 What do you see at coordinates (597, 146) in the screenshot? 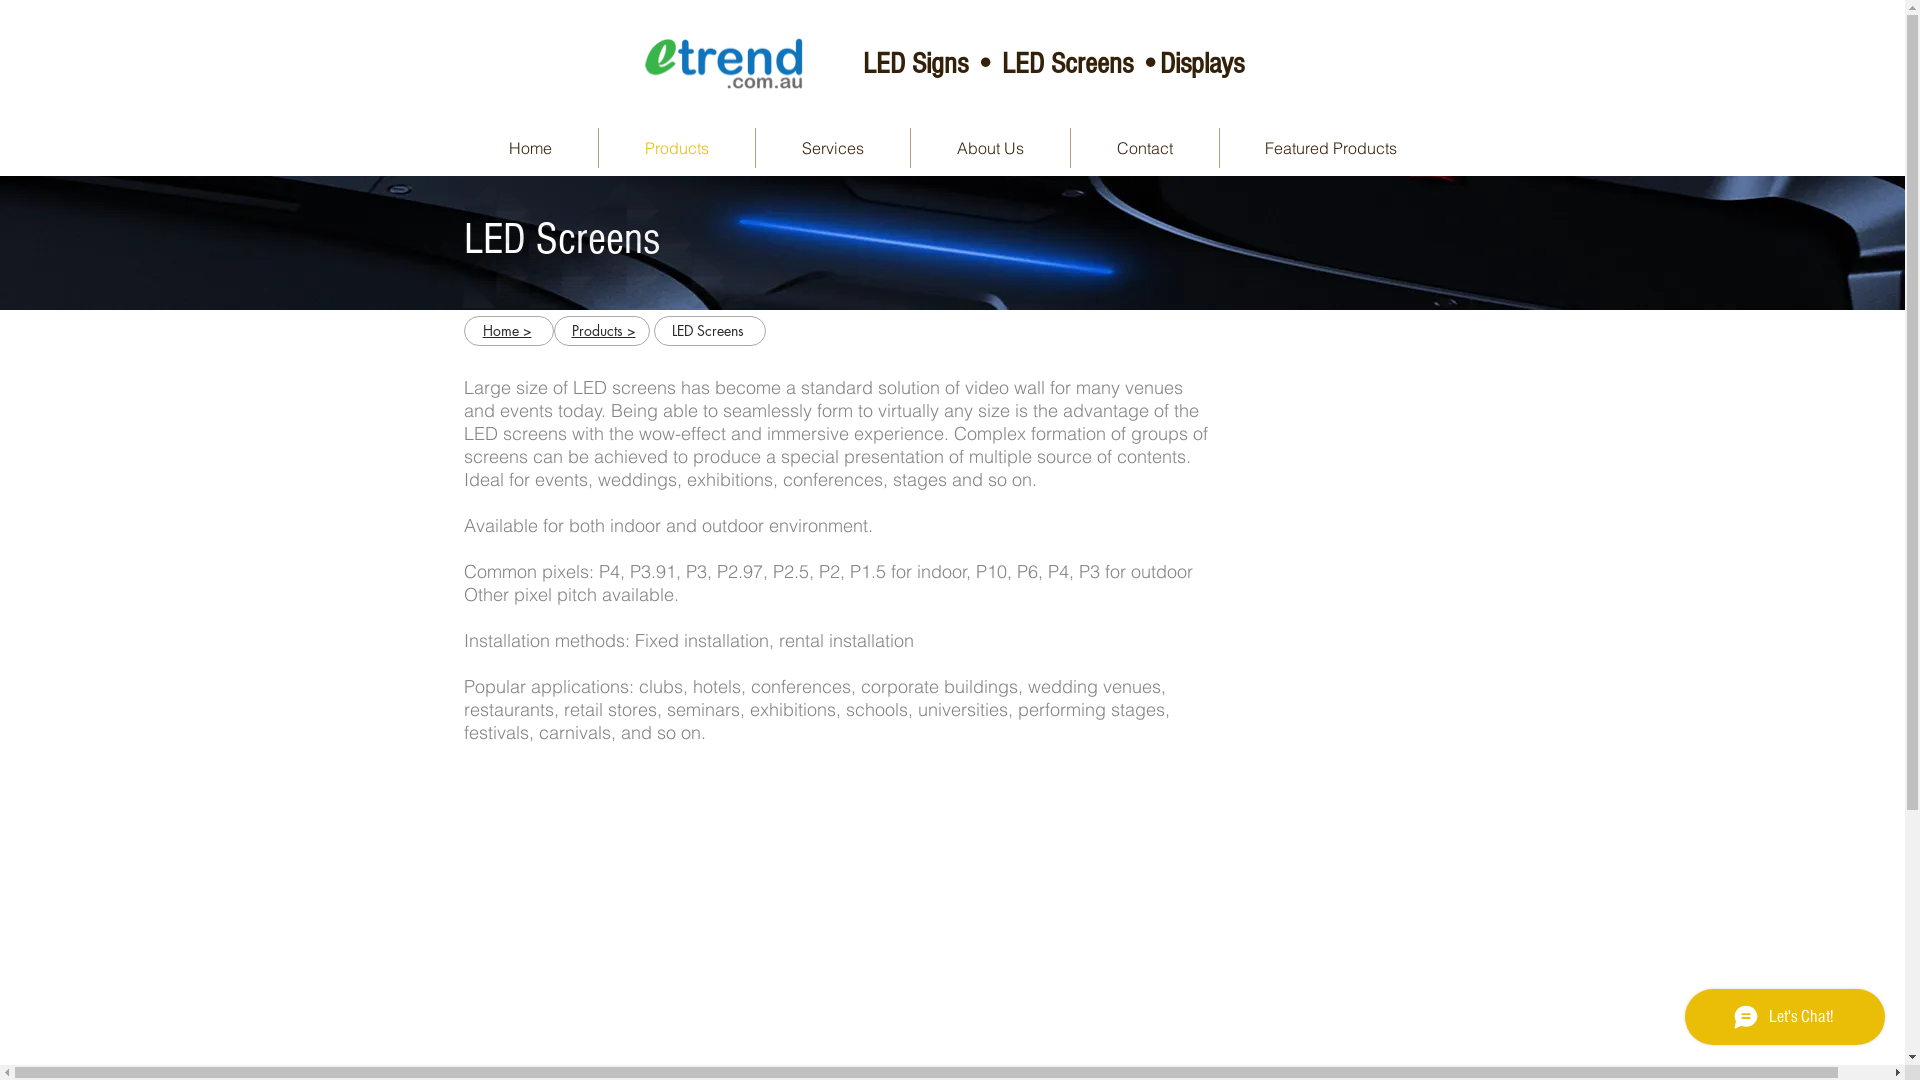
I see `'Products'` at bounding box center [597, 146].